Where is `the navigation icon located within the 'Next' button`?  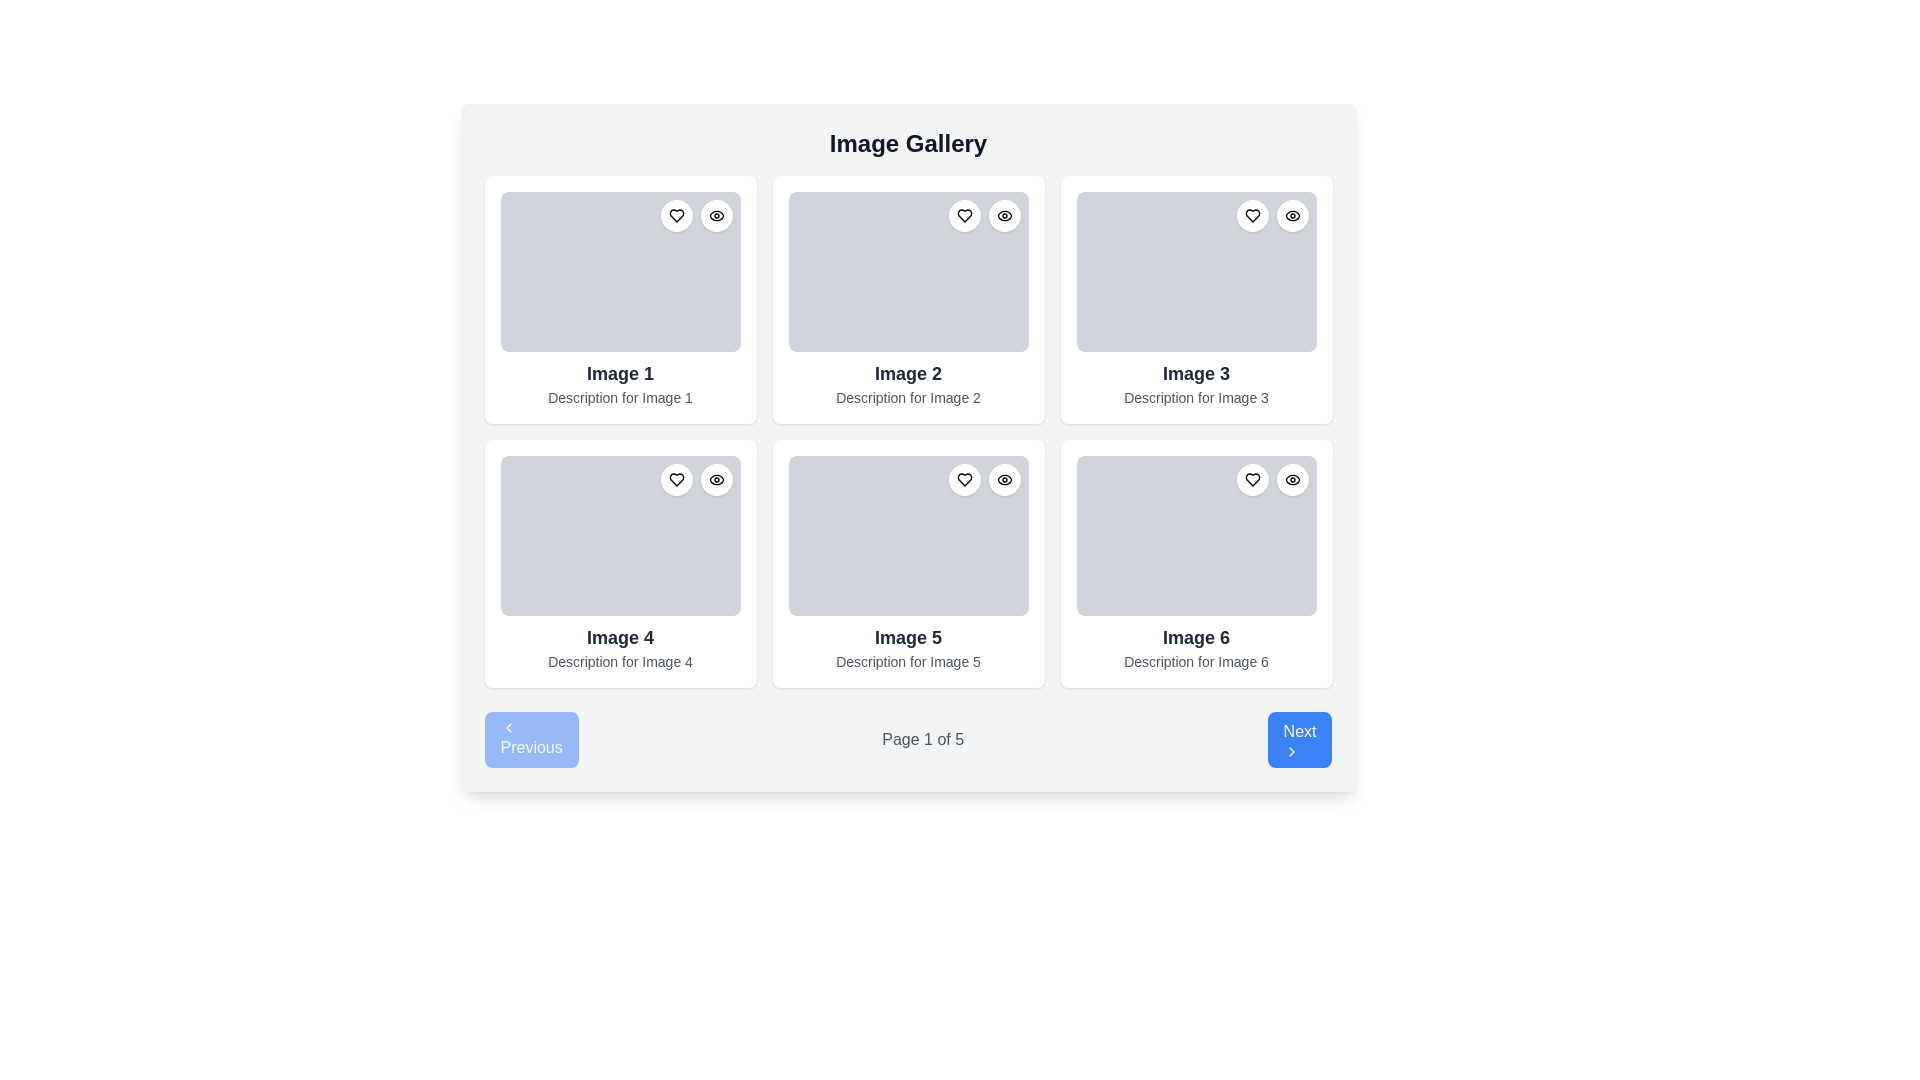
the navigation icon located within the 'Next' button is located at coordinates (1291, 752).